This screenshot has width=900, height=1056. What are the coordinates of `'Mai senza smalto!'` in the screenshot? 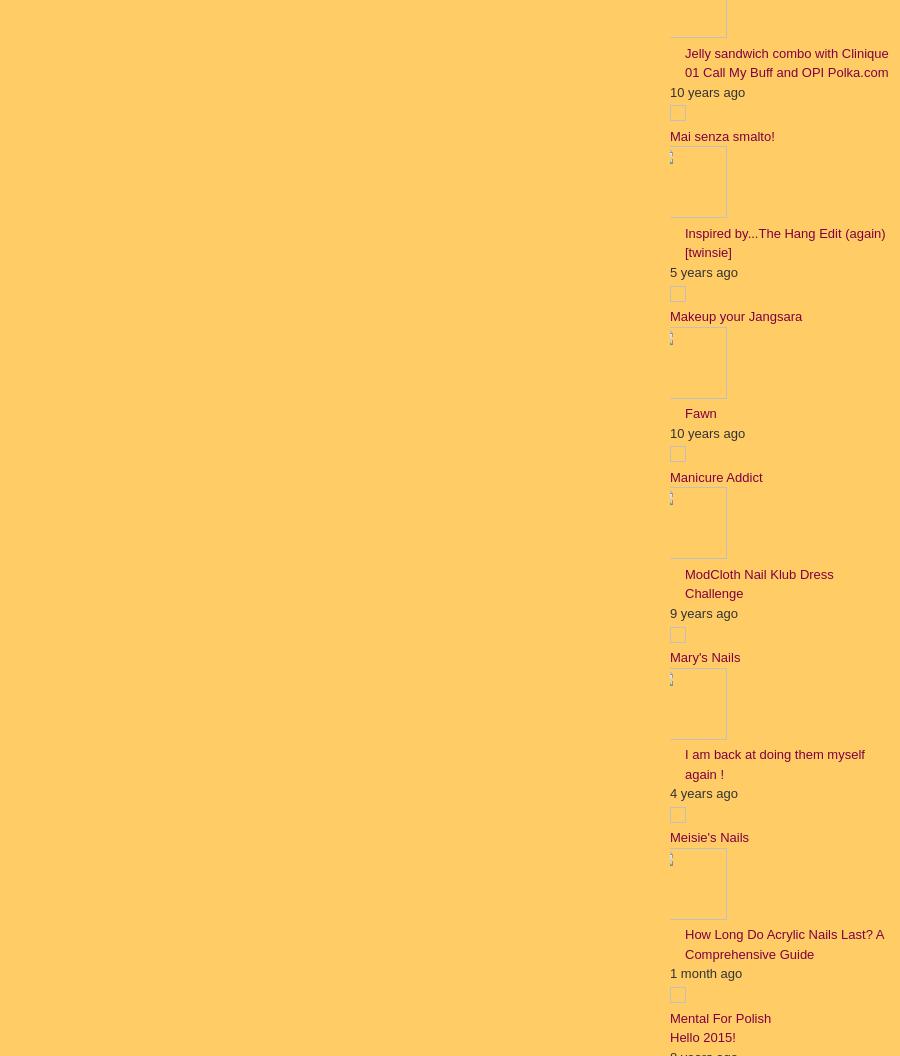 It's located at (720, 135).